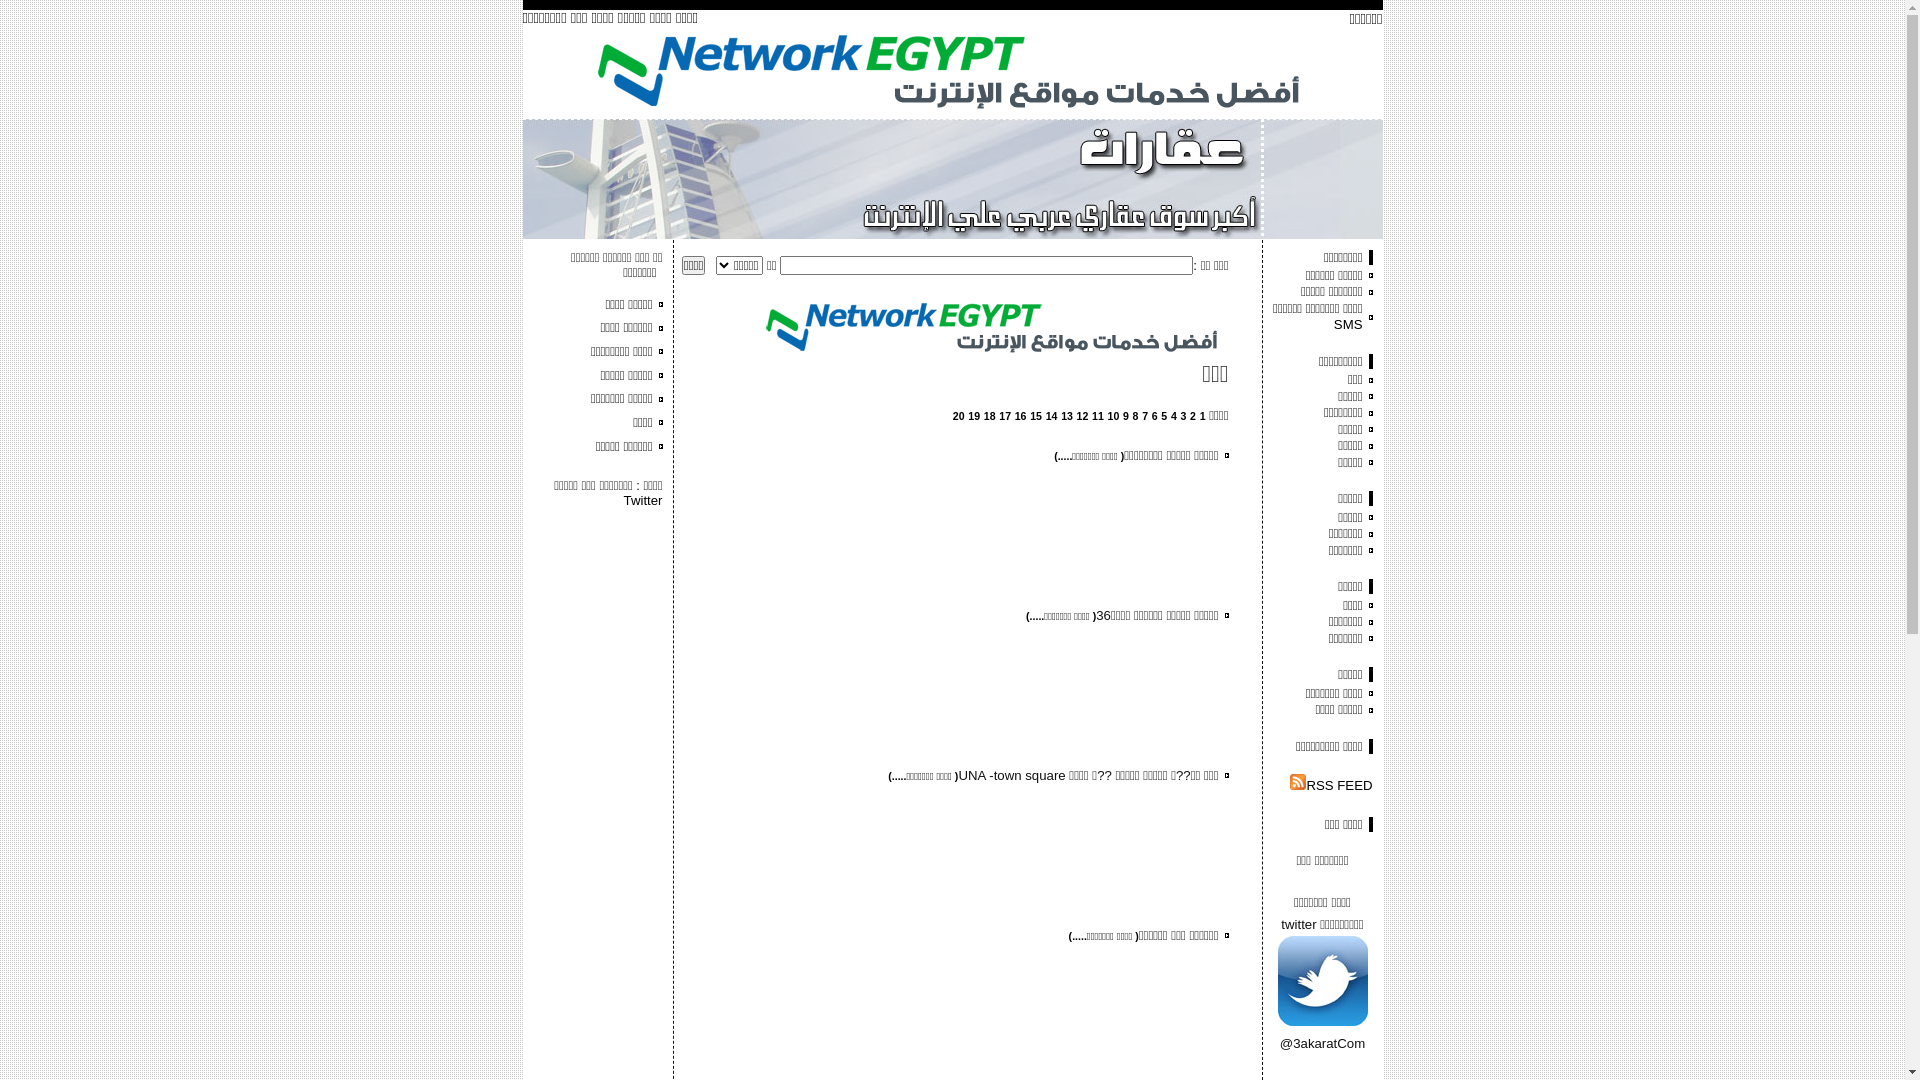 The height and width of the screenshot is (1080, 1920). I want to click on '15', so click(1036, 415).